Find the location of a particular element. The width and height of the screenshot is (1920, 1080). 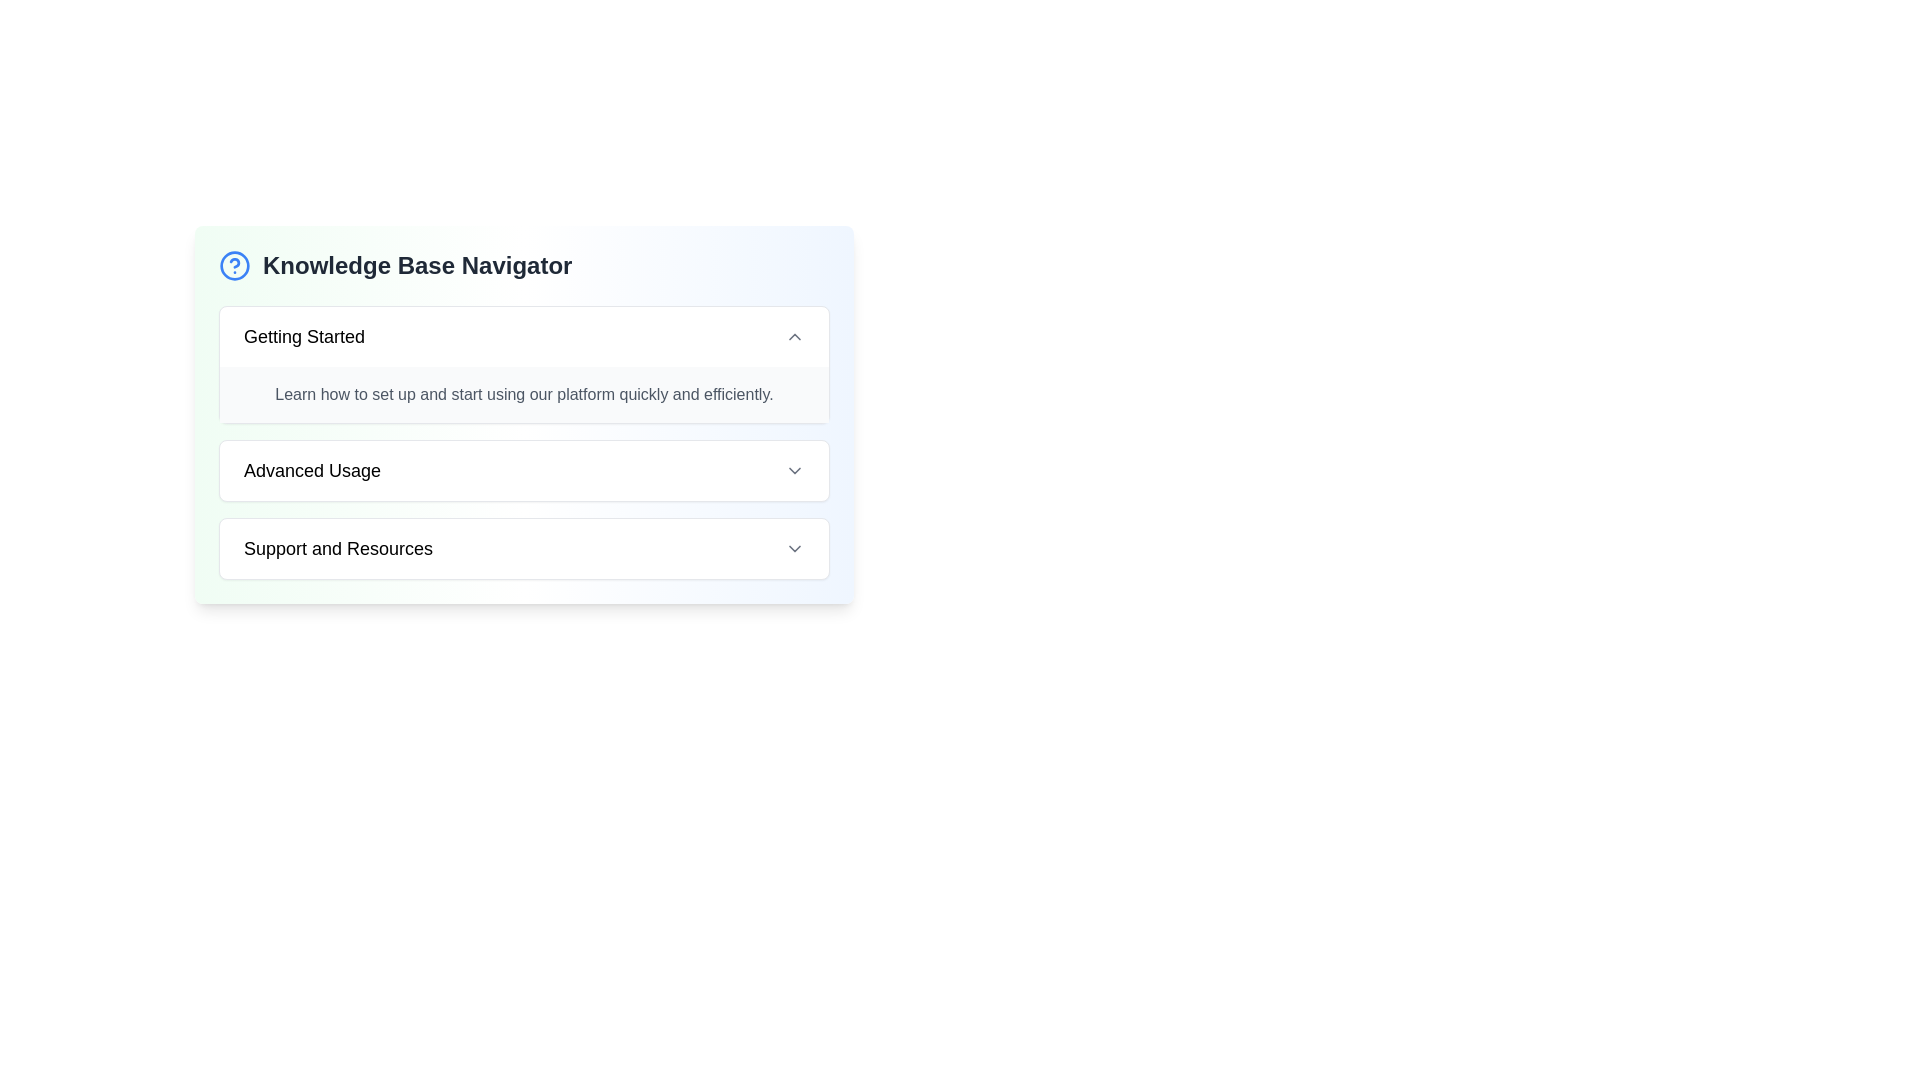

the 'Support and Resources' collapsible button located at the third position in the vertical stack is located at coordinates (524, 548).